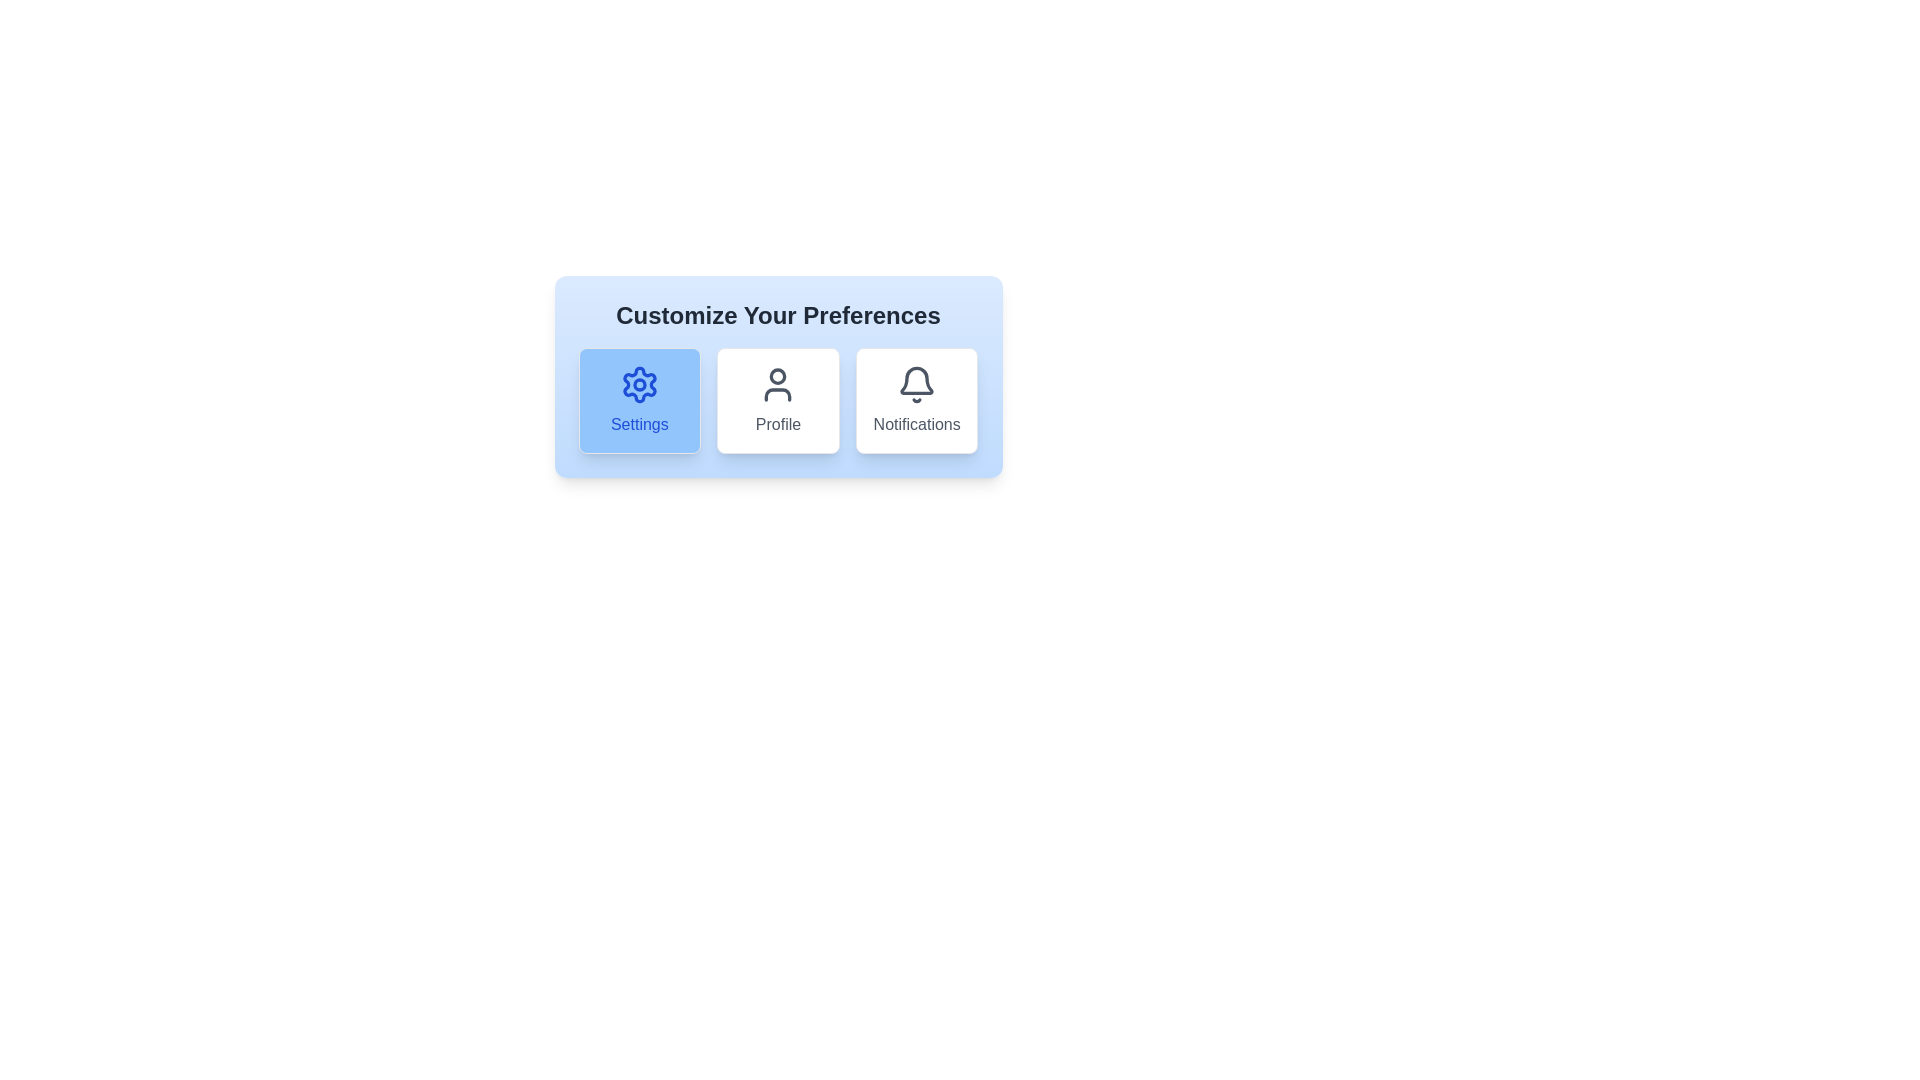 This screenshot has height=1080, width=1920. Describe the element at coordinates (777, 376) in the screenshot. I see `the user's profile picture placeholder, which is represented as a circle in the middle card below the title 'Customize Your Preferences'` at that location.